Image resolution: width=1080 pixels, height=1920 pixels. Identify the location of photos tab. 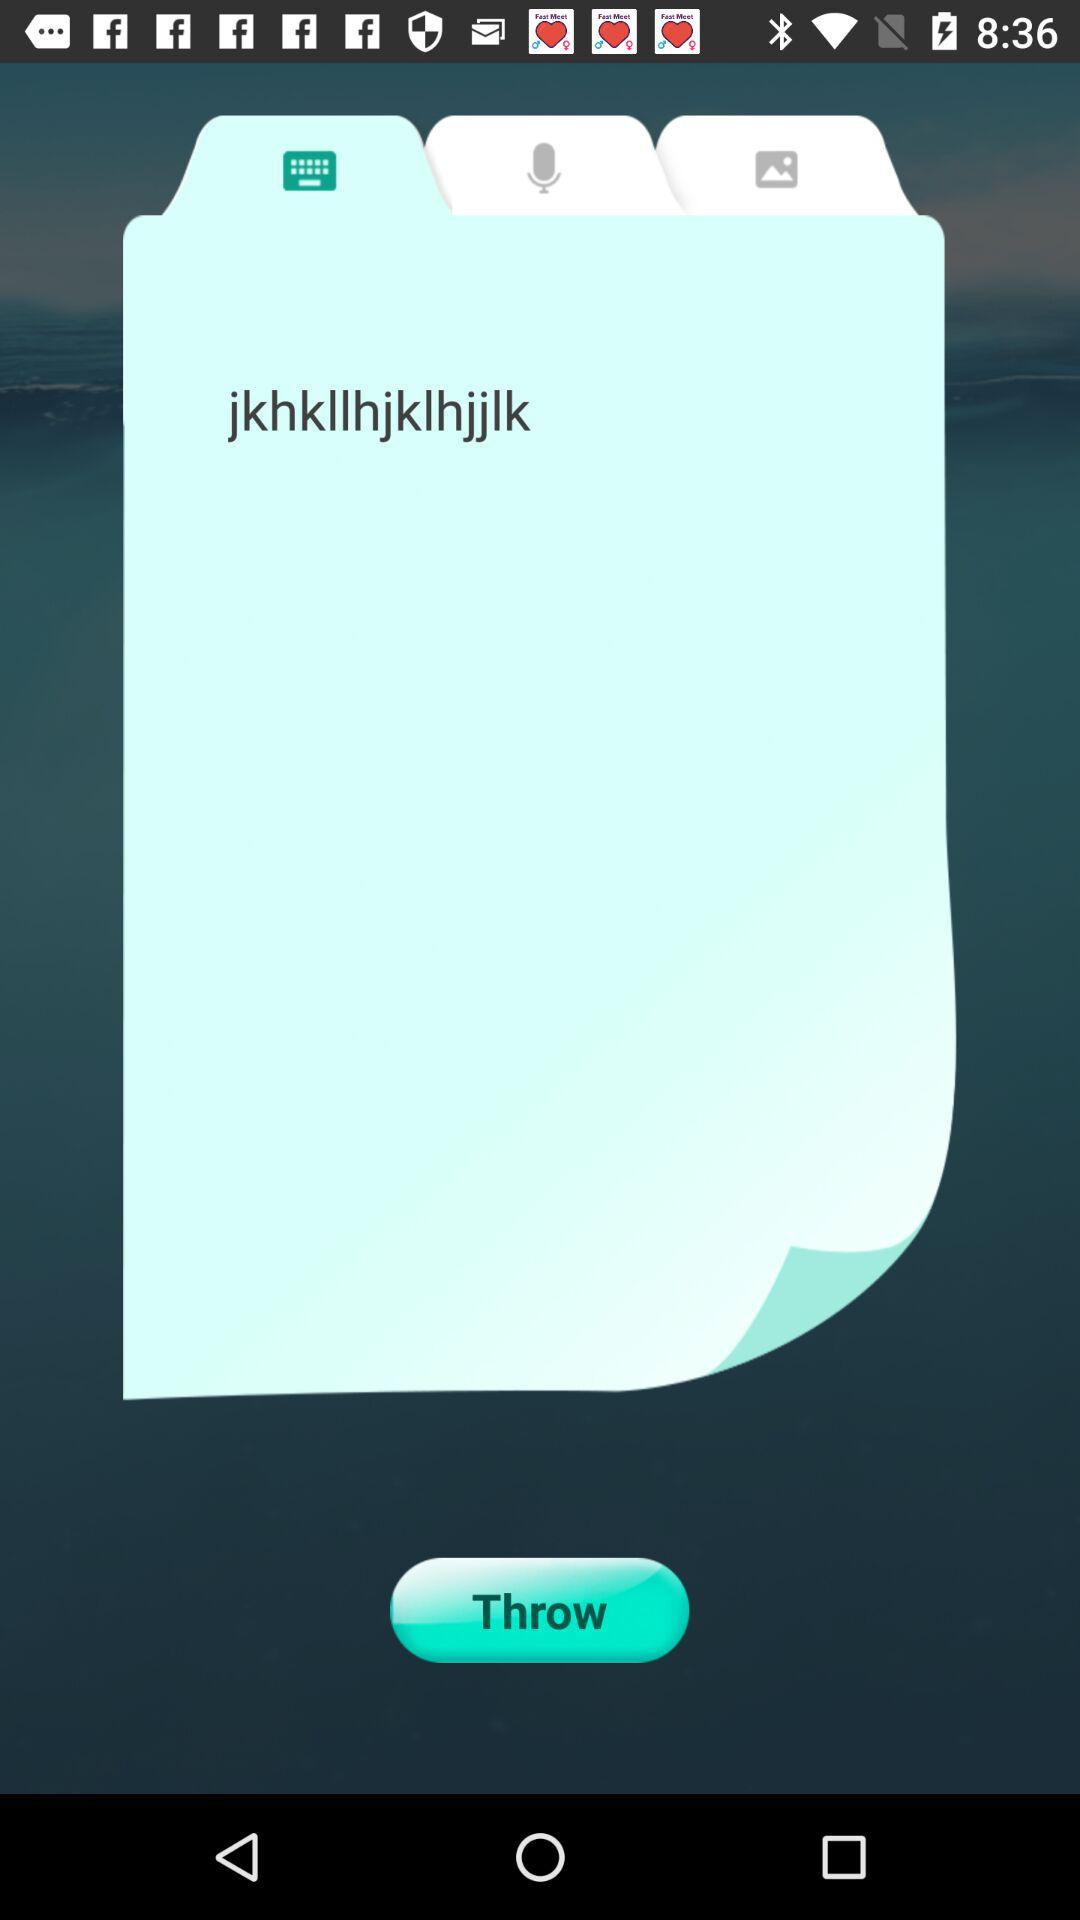
(772, 165).